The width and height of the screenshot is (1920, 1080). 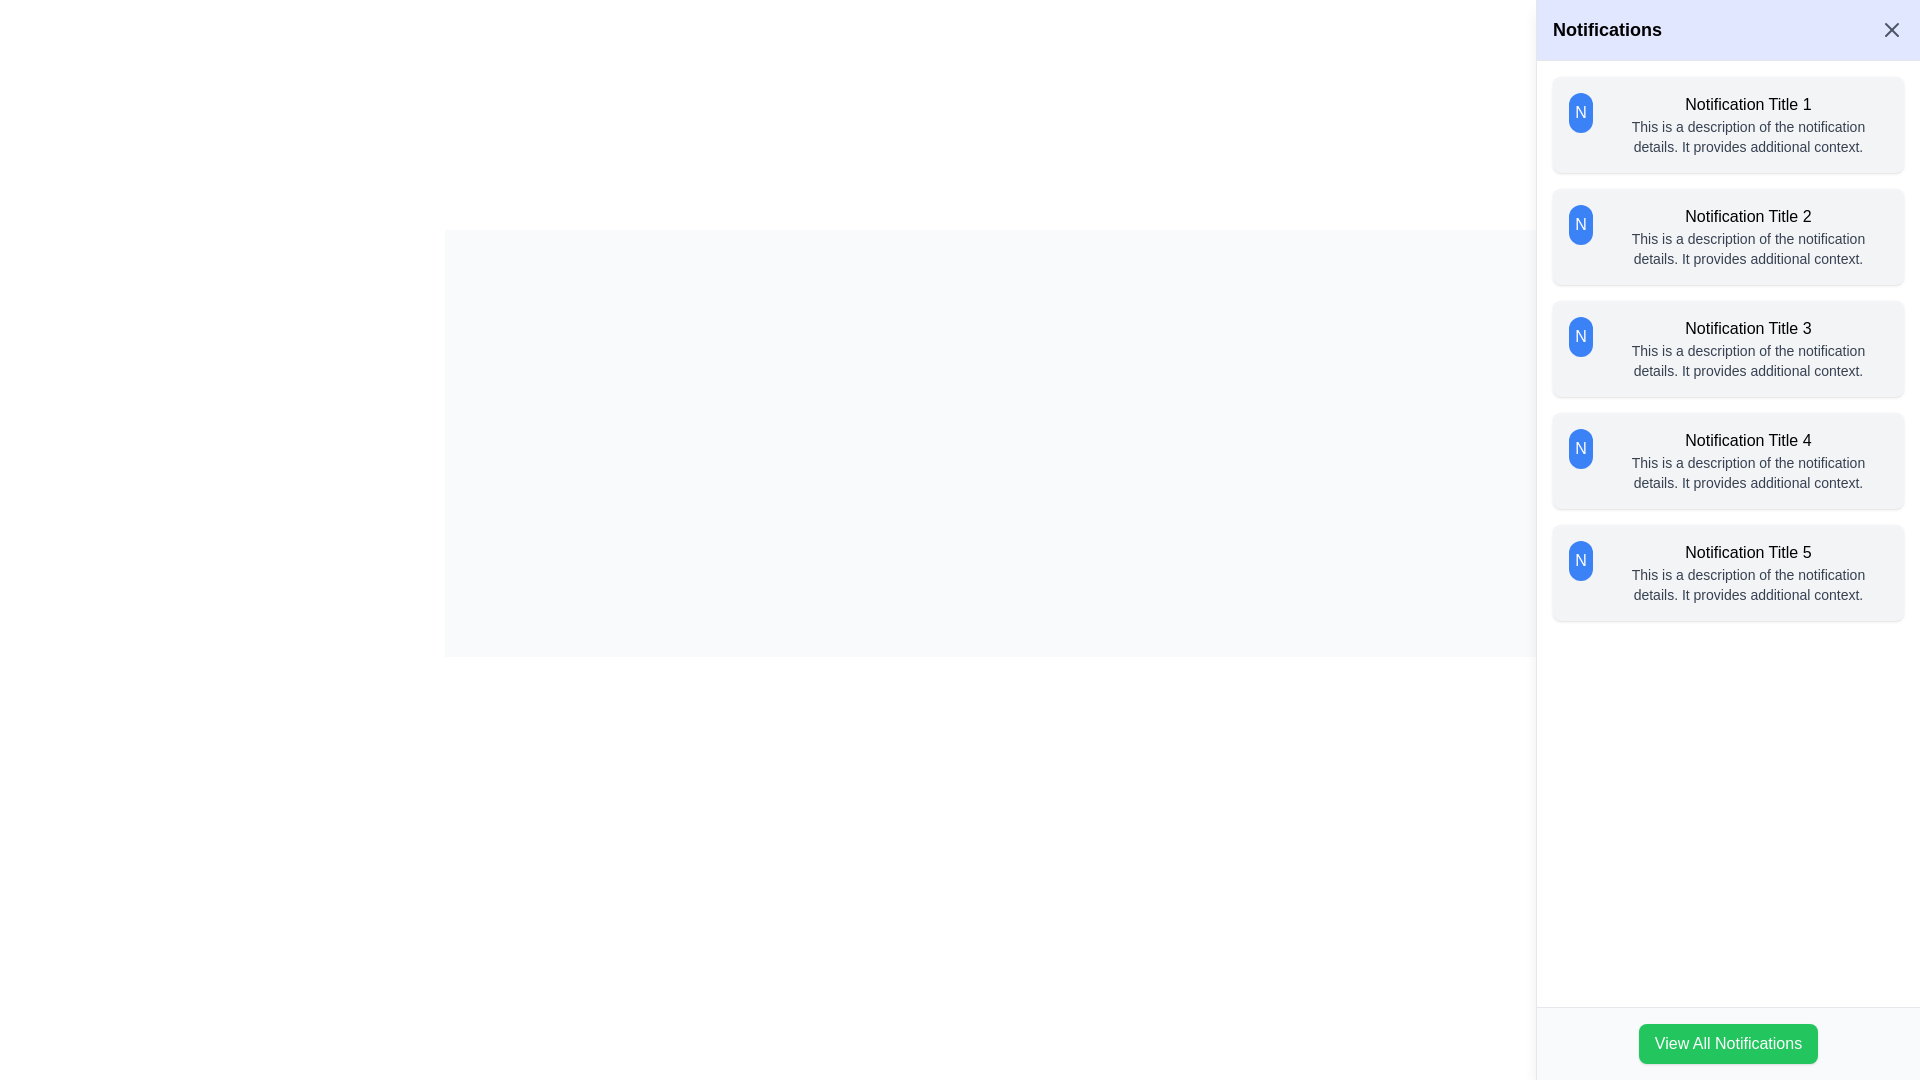 I want to click on the close button for the notification panel located at the top-right corner of the light blue header with the title 'Notifications' to change its color, so click(x=1890, y=30).